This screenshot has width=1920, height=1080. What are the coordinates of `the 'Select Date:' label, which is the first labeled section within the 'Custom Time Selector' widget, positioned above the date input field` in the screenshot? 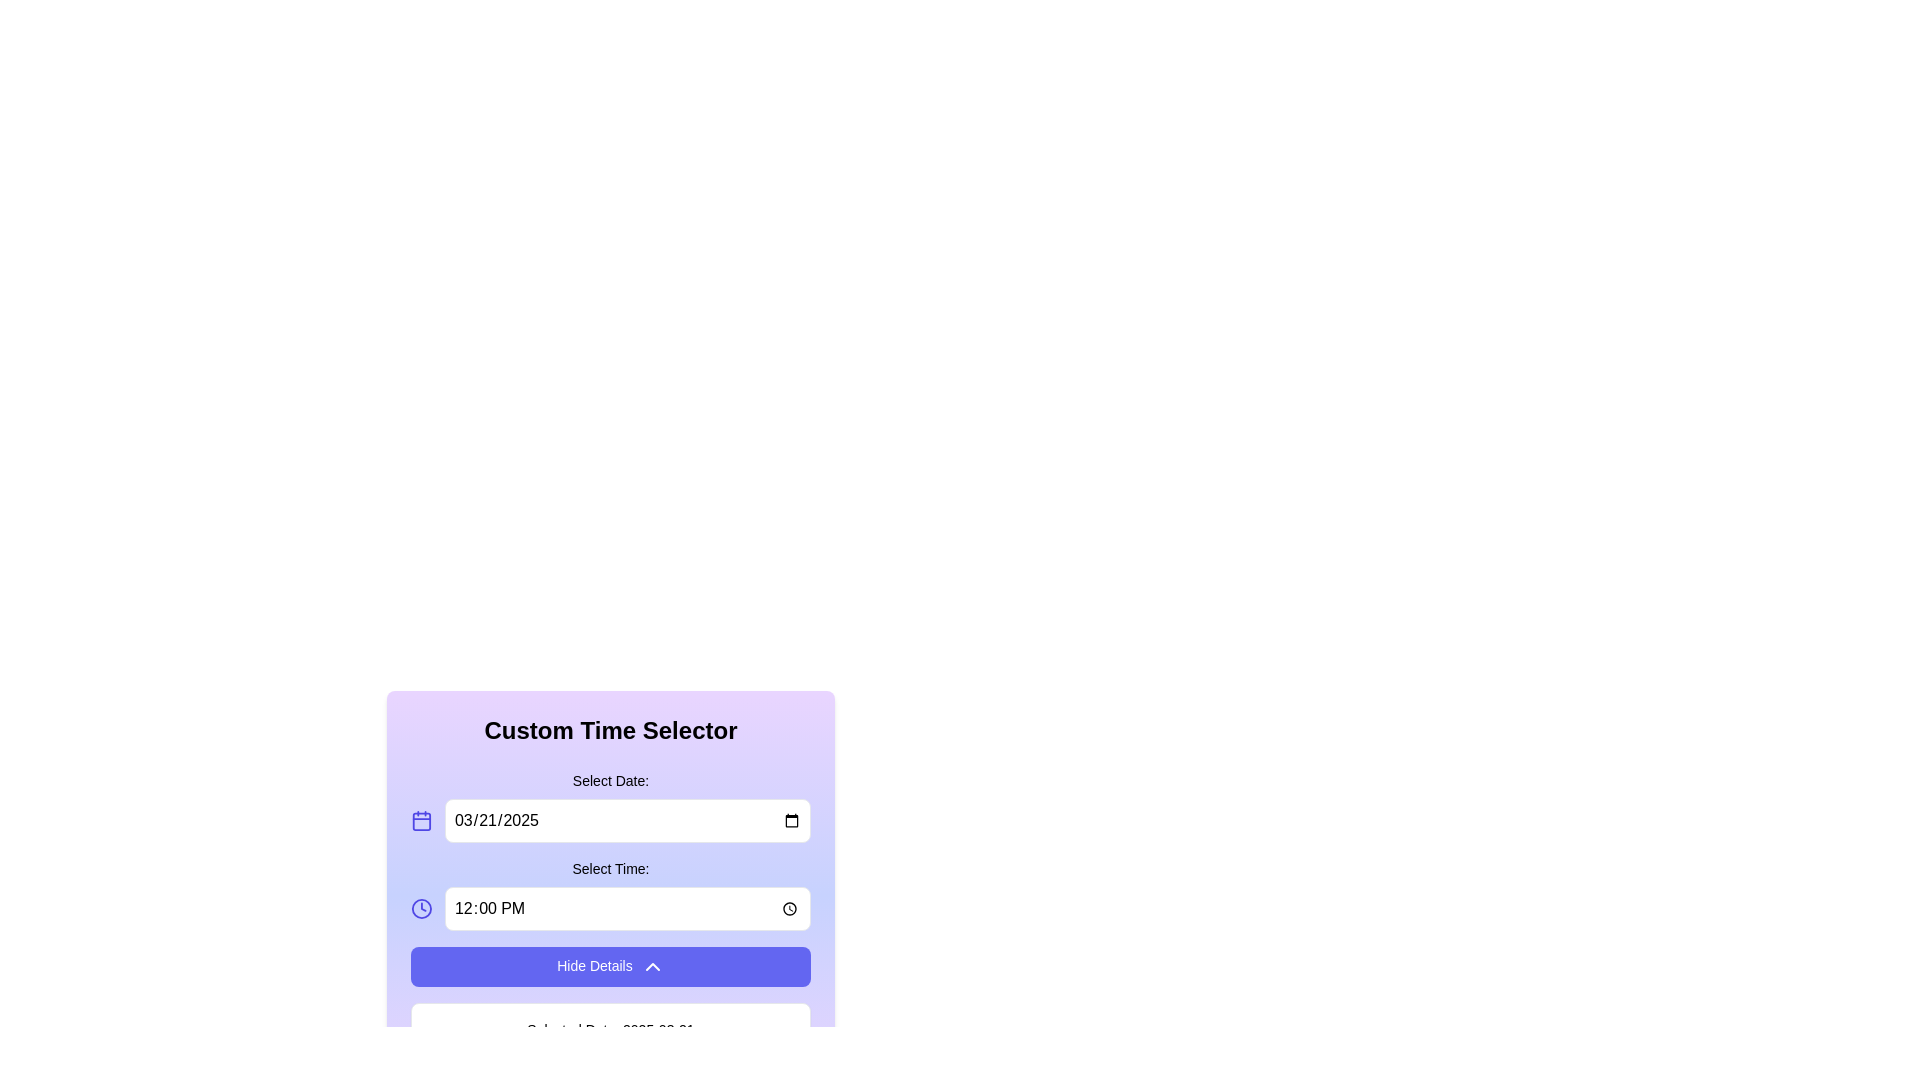 It's located at (609, 805).